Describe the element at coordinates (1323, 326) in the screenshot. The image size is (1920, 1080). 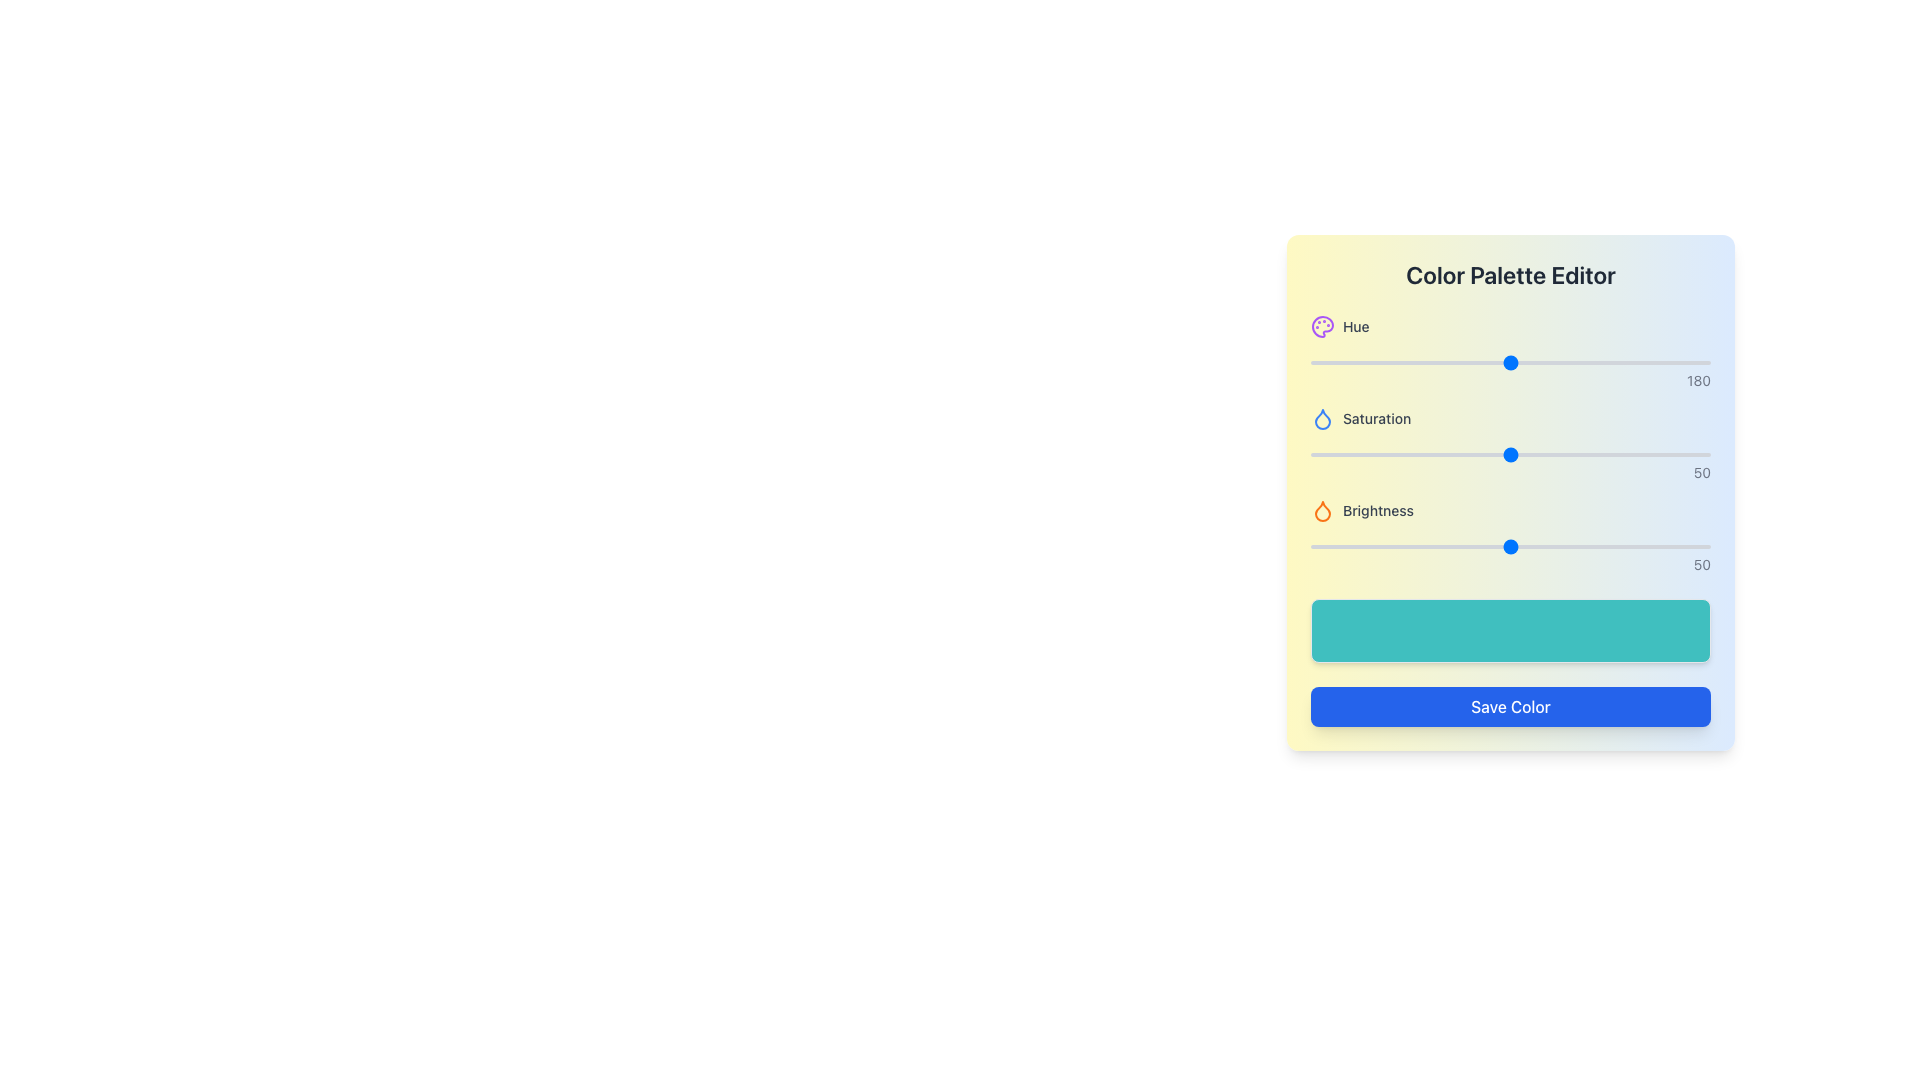
I see `the main body of the painter's palette icon located in the Color Palette Editor interface, near the label 'Hue', for potential interaction` at that location.